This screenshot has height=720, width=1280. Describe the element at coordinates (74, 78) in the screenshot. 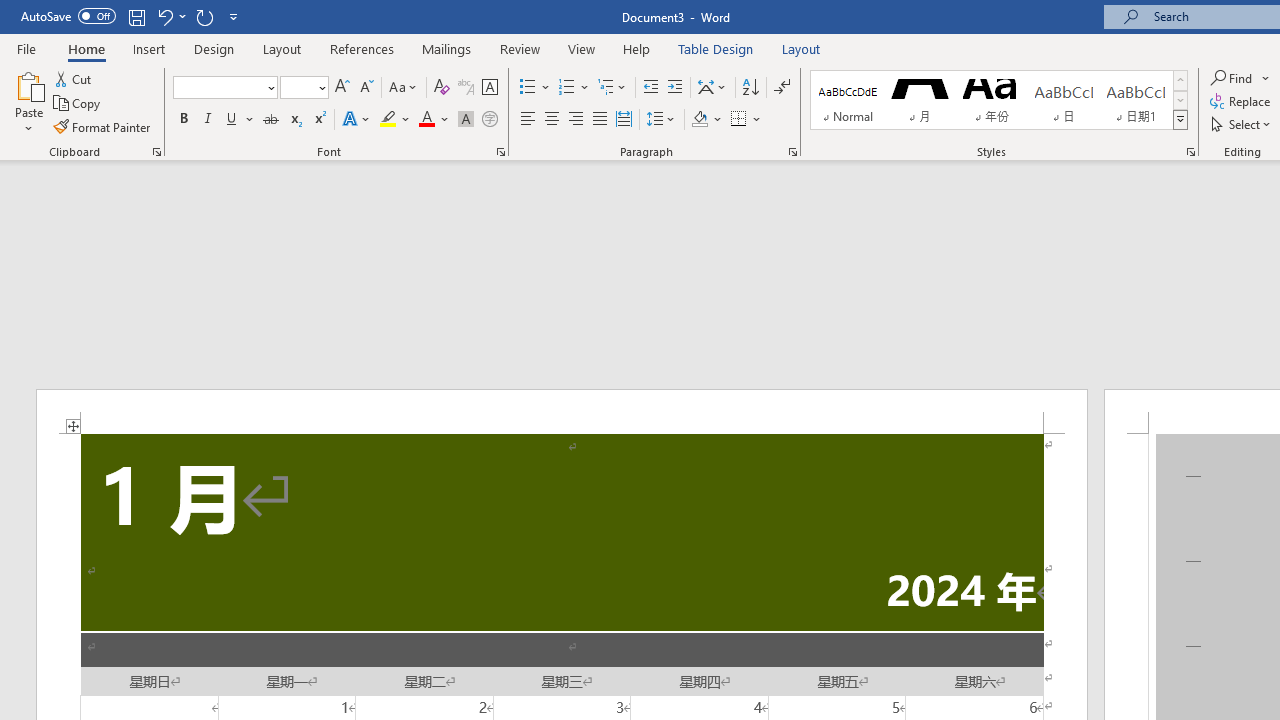

I see `'Cut'` at that location.